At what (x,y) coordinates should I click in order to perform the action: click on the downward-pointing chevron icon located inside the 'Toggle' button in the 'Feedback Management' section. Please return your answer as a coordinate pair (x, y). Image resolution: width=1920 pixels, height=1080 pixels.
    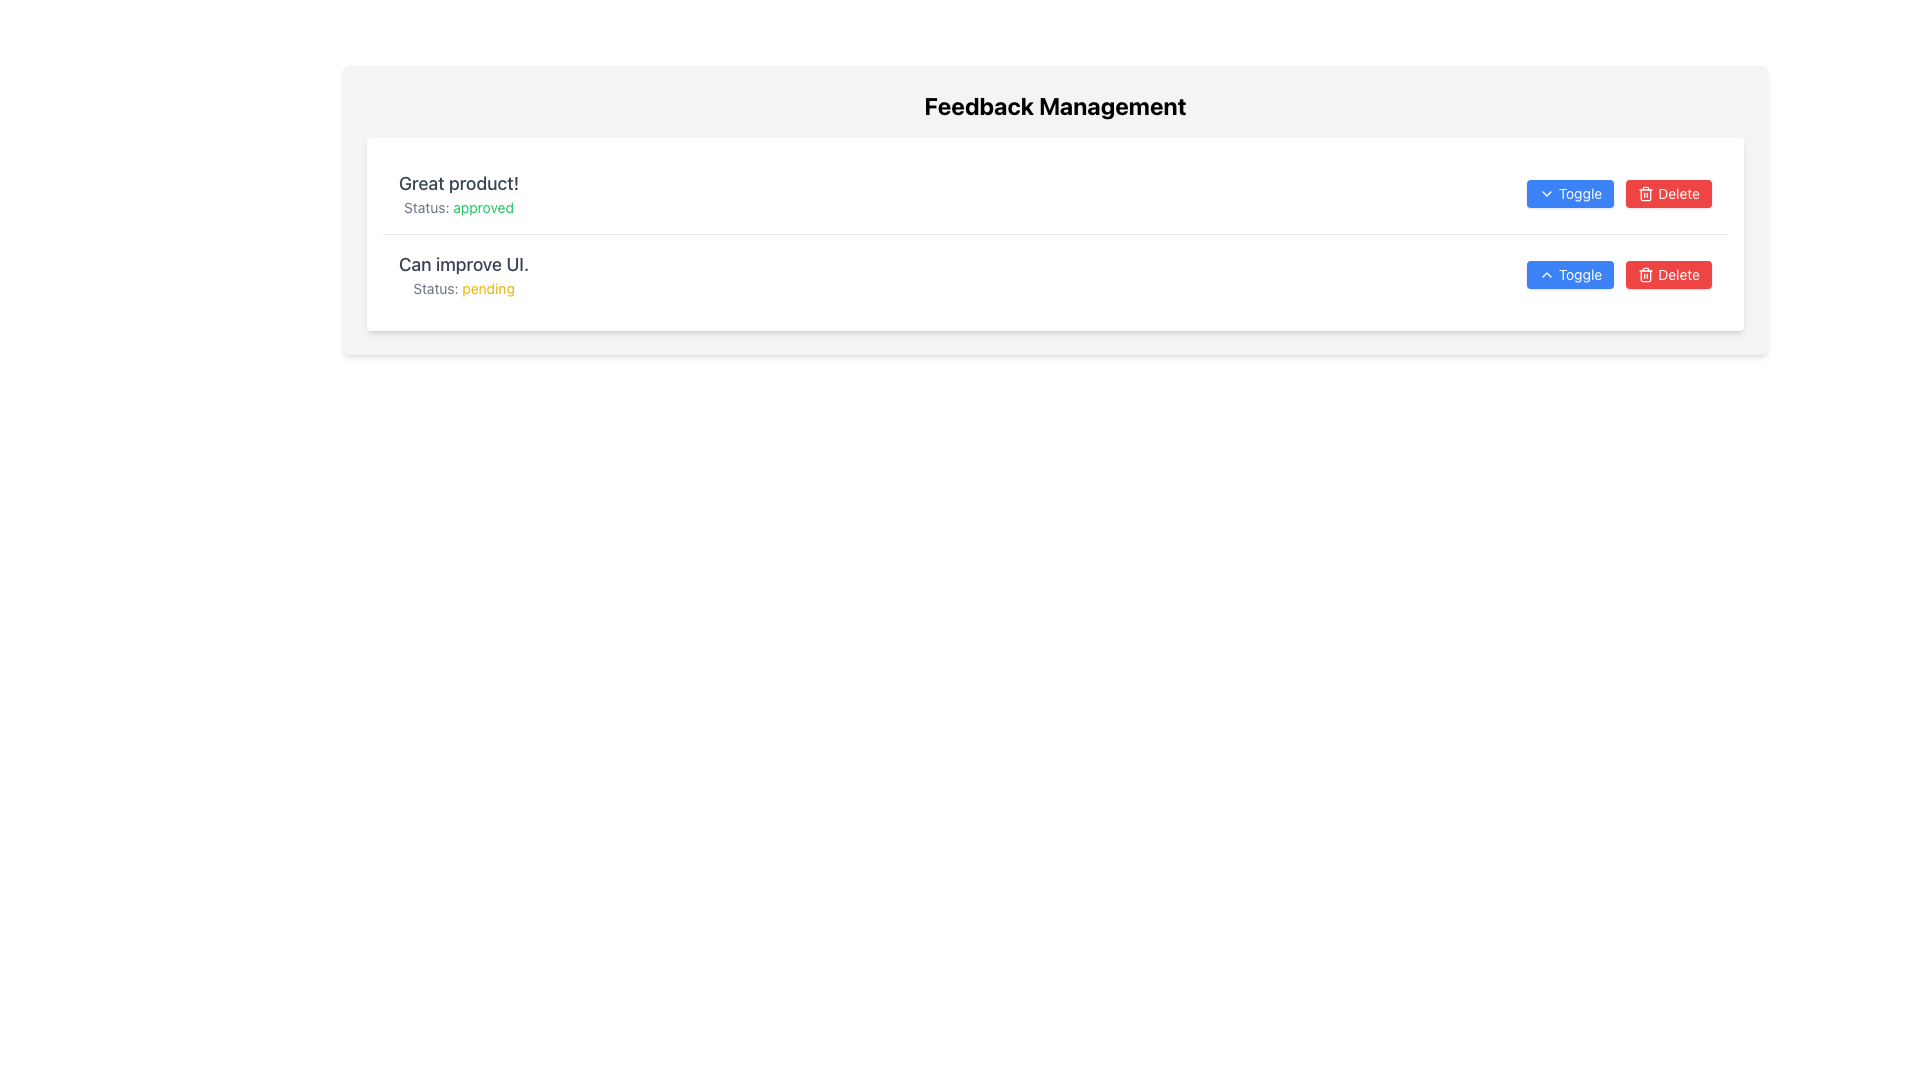
    Looking at the image, I should click on (1545, 193).